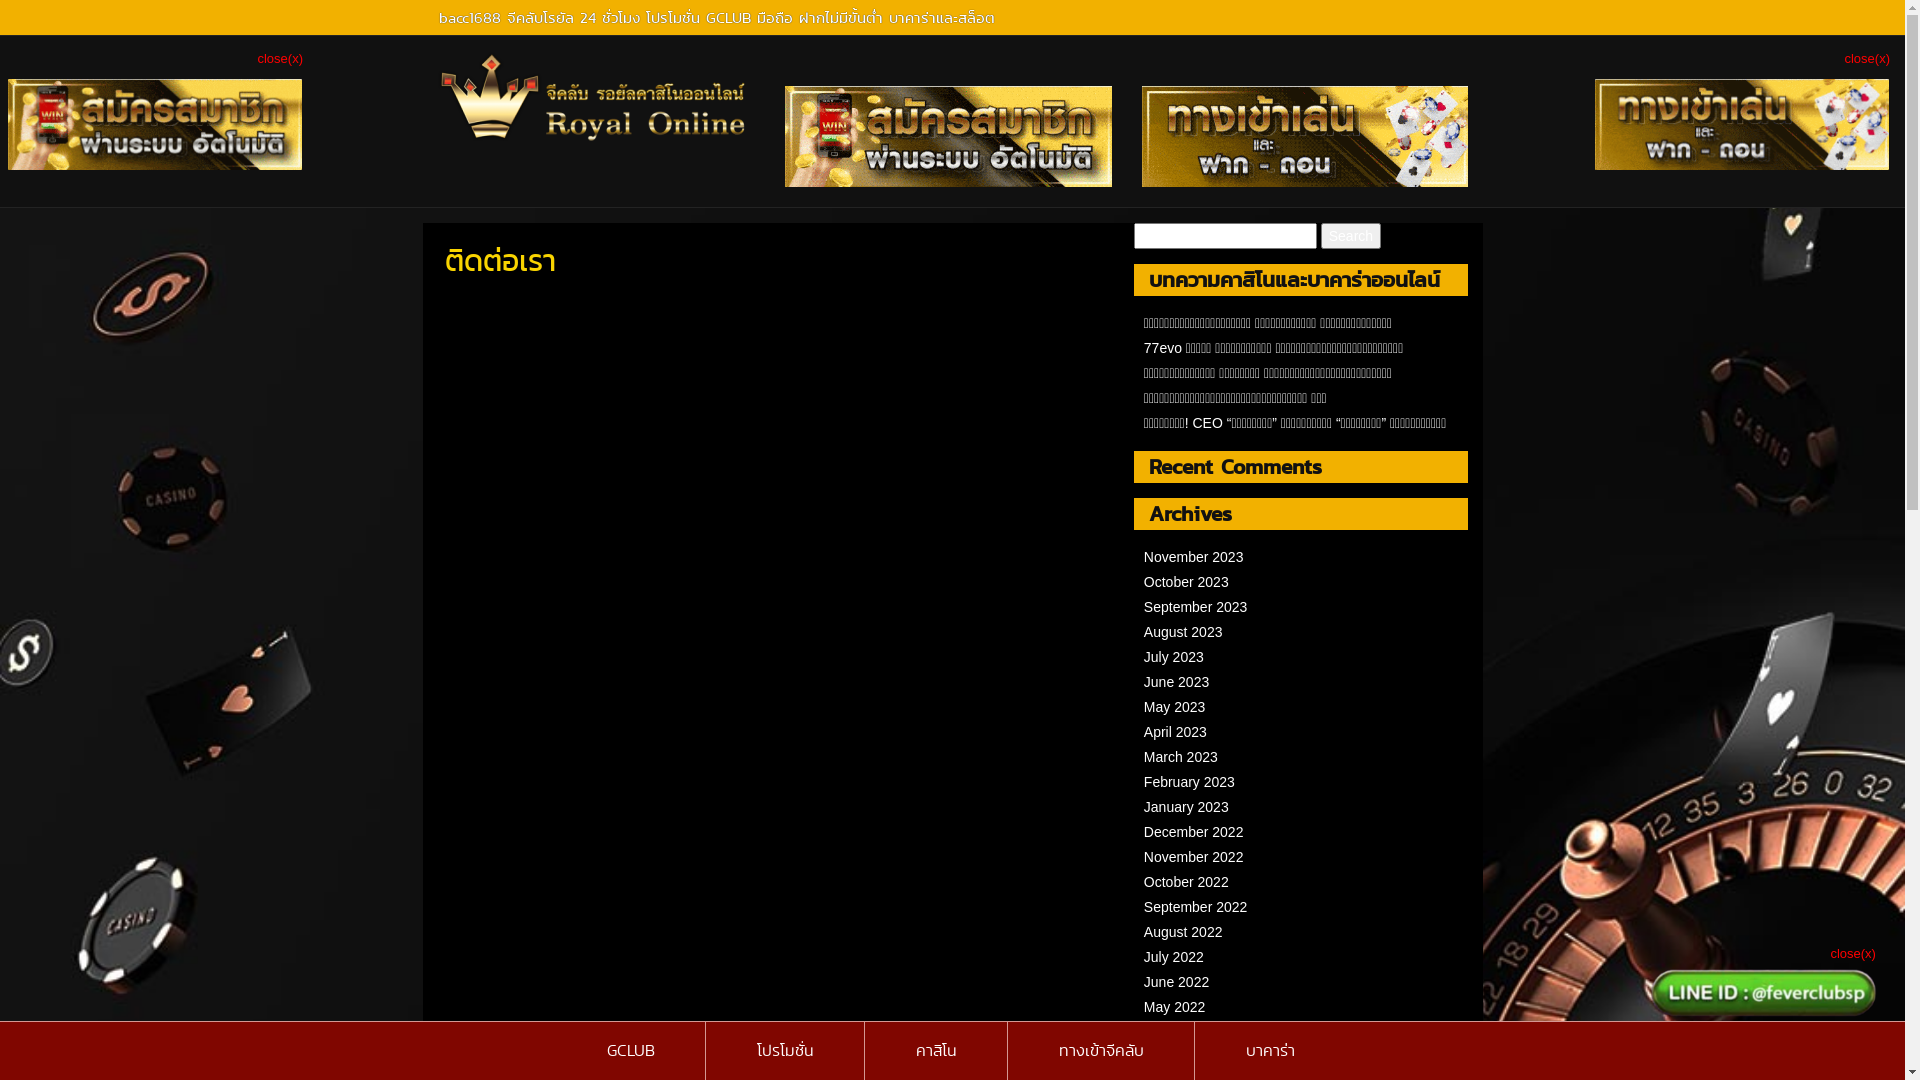 This screenshot has height=1080, width=1920. What do you see at coordinates (1186, 881) in the screenshot?
I see `'October 2022'` at bounding box center [1186, 881].